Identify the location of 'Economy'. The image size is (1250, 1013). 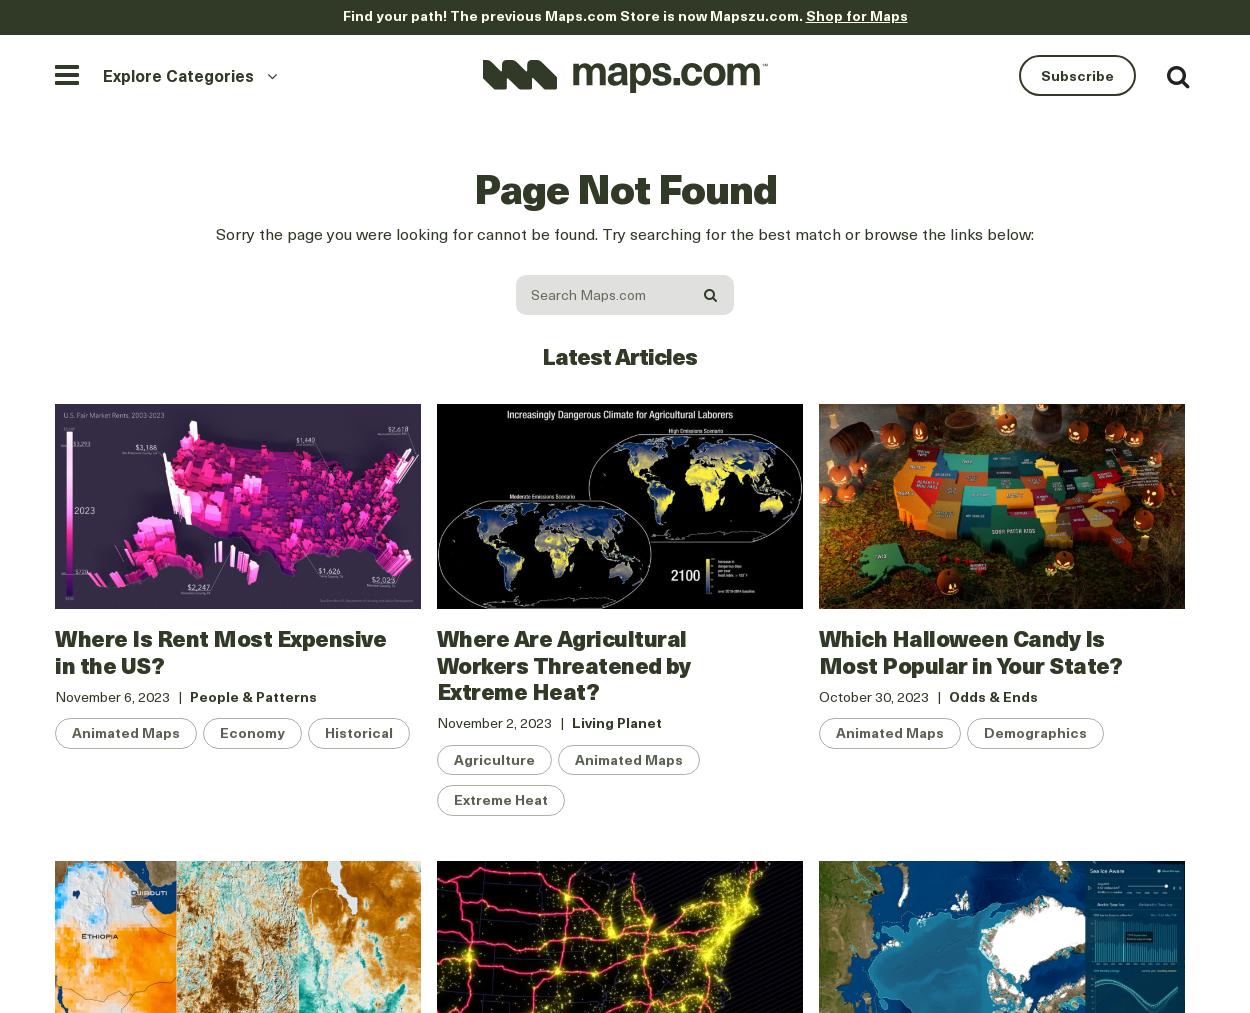
(252, 732).